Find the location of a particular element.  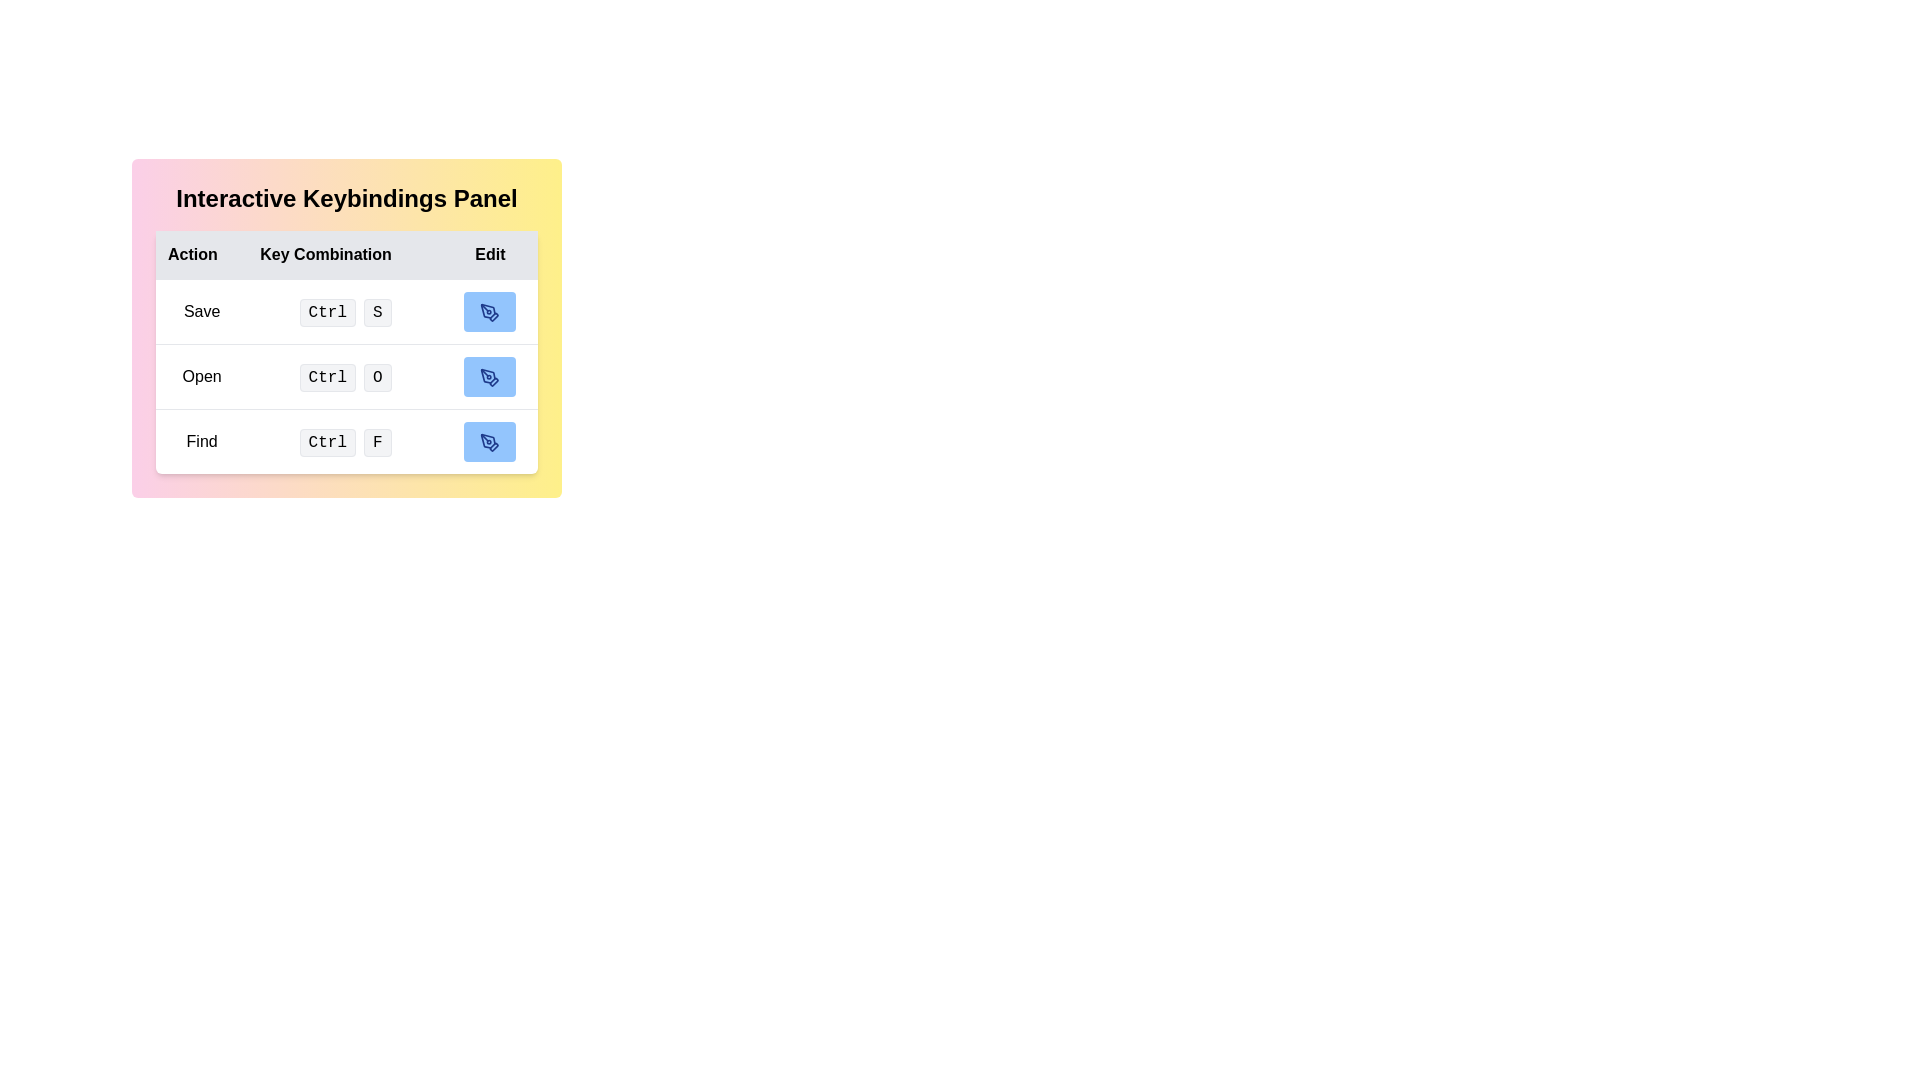

information displayed for the 'Find' action and its shortcut keys 'Ctrl' and 'F' in the third row of the Interactive Keybindings Panel is located at coordinates (346, 439).